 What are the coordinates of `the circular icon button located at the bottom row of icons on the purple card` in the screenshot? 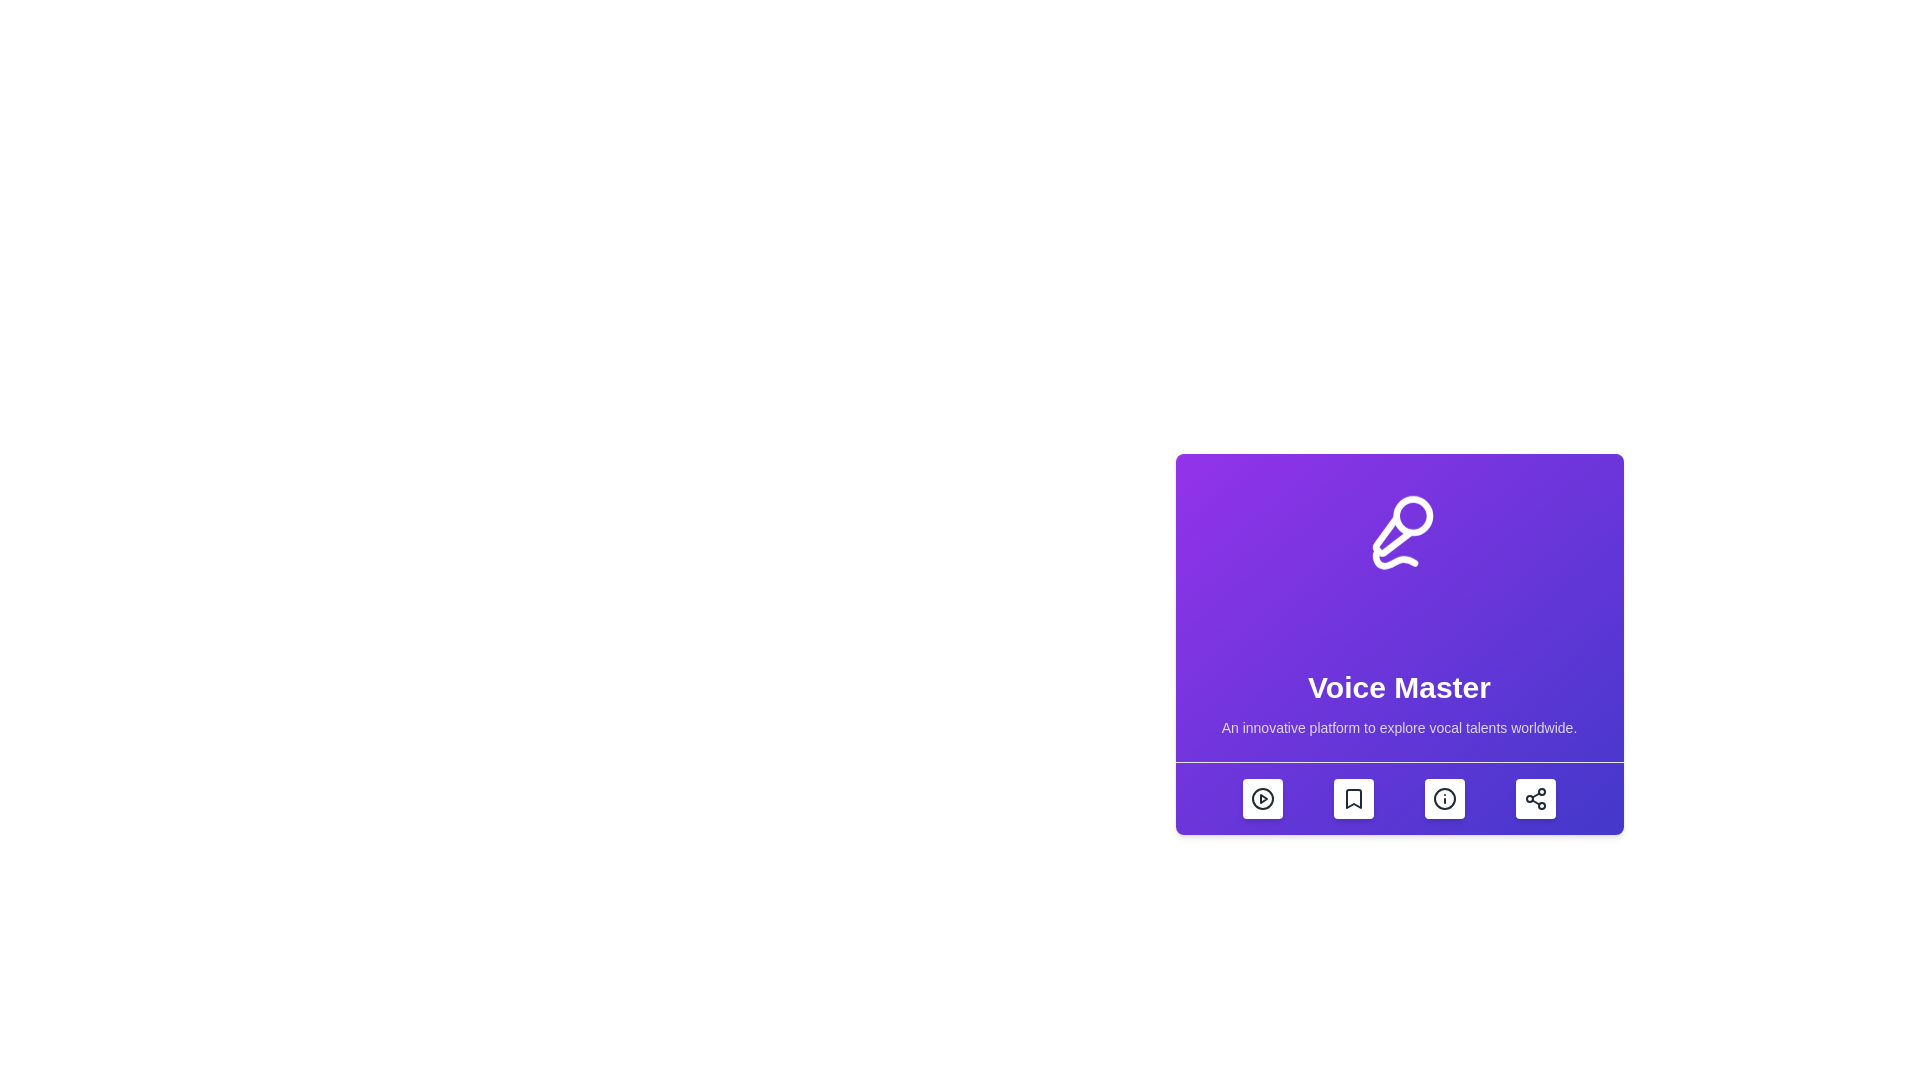 It's located at (1444, 797).